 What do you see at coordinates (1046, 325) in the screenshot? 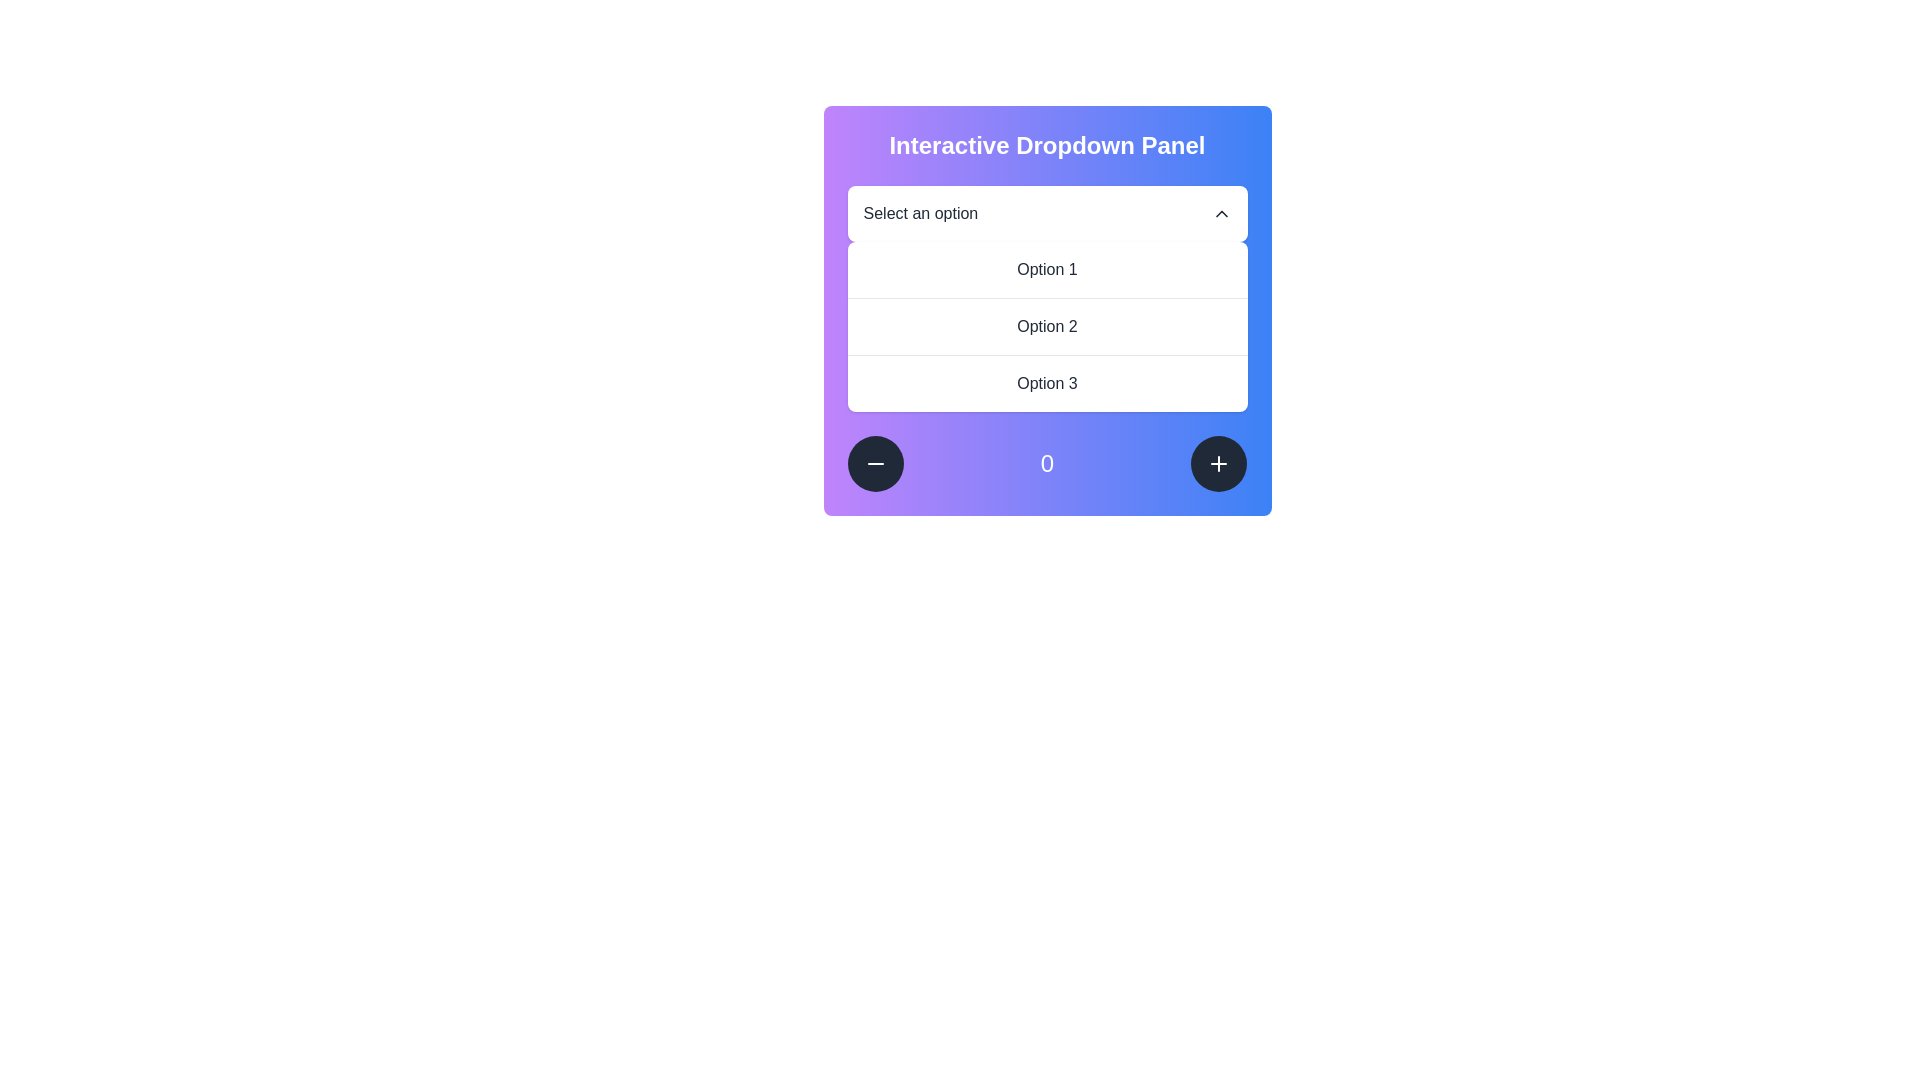
I see `displayed text of the second option in the list, labeled 'Option 2', which is located centrally in the interface between 'Option 1' and 'Option 3'` at bounding box center [1046, 325].